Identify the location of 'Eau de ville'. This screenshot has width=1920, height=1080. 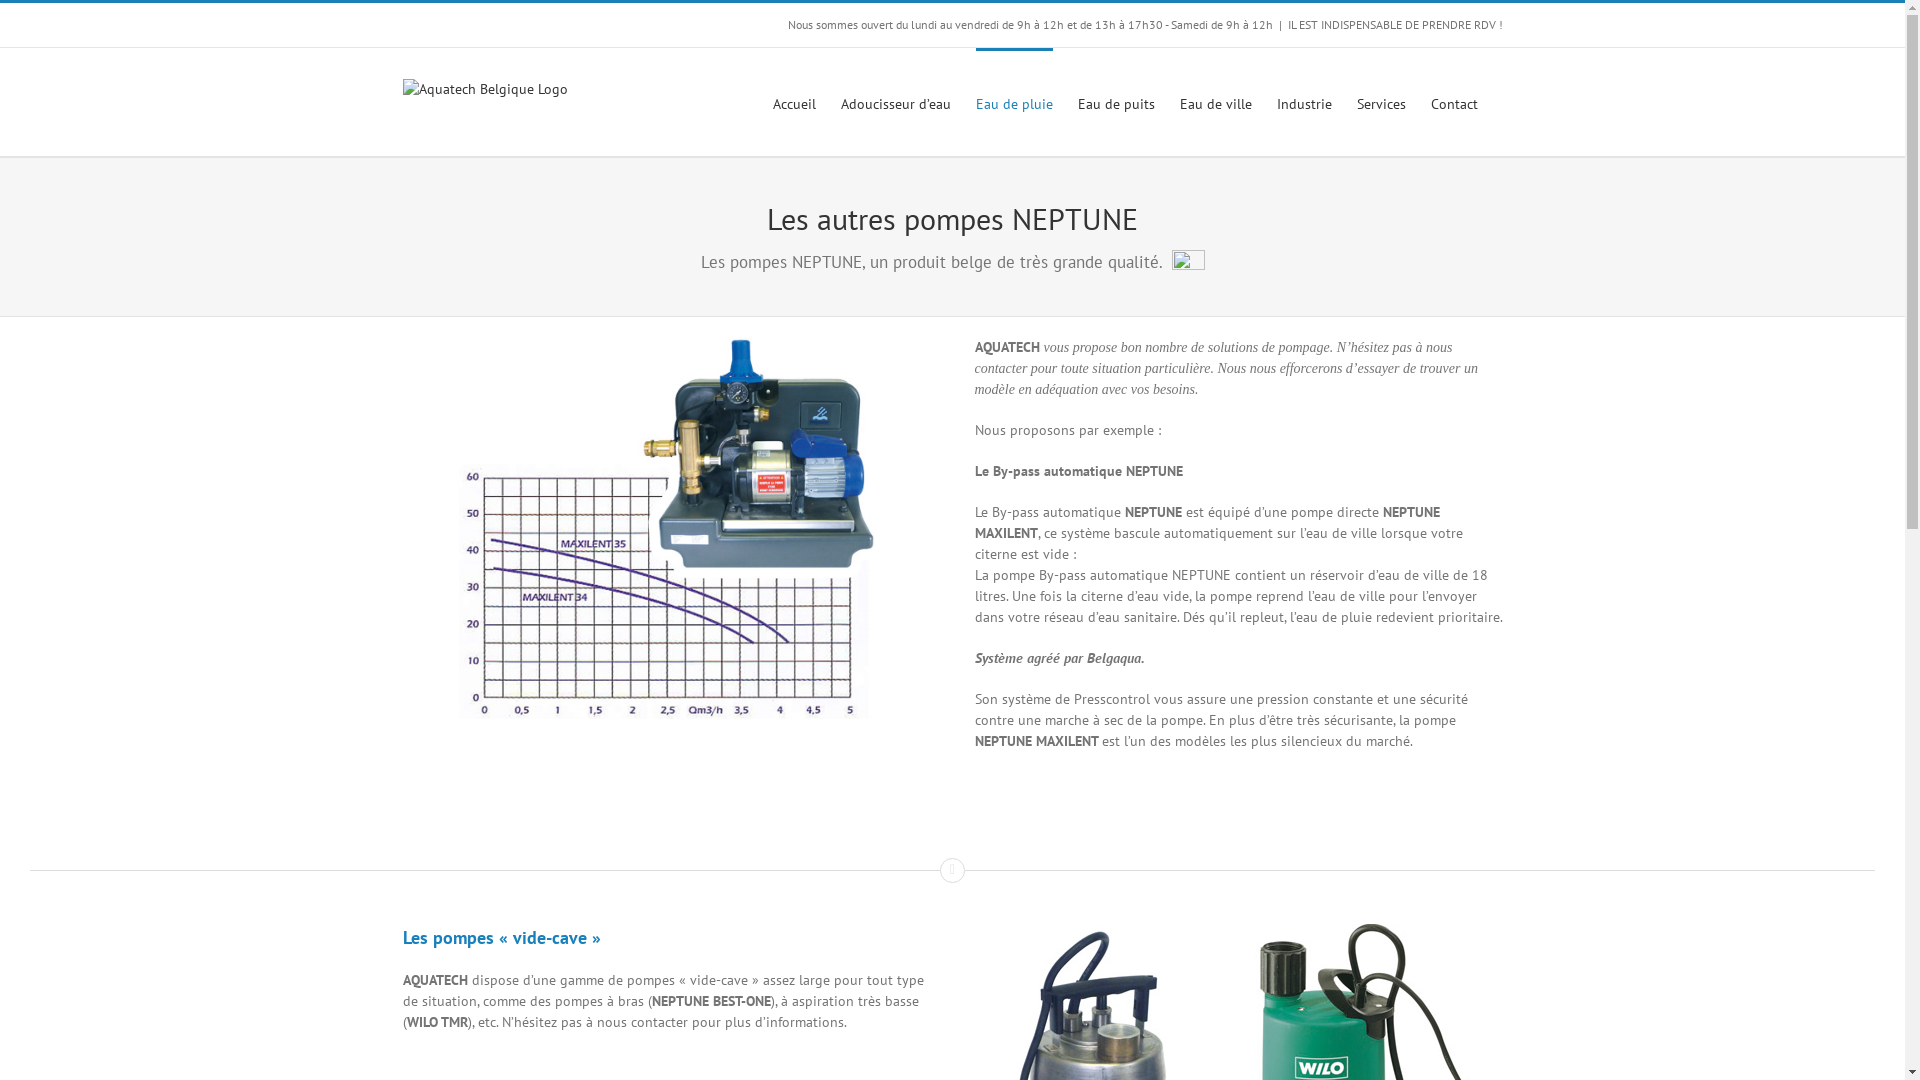
(1214, 101).